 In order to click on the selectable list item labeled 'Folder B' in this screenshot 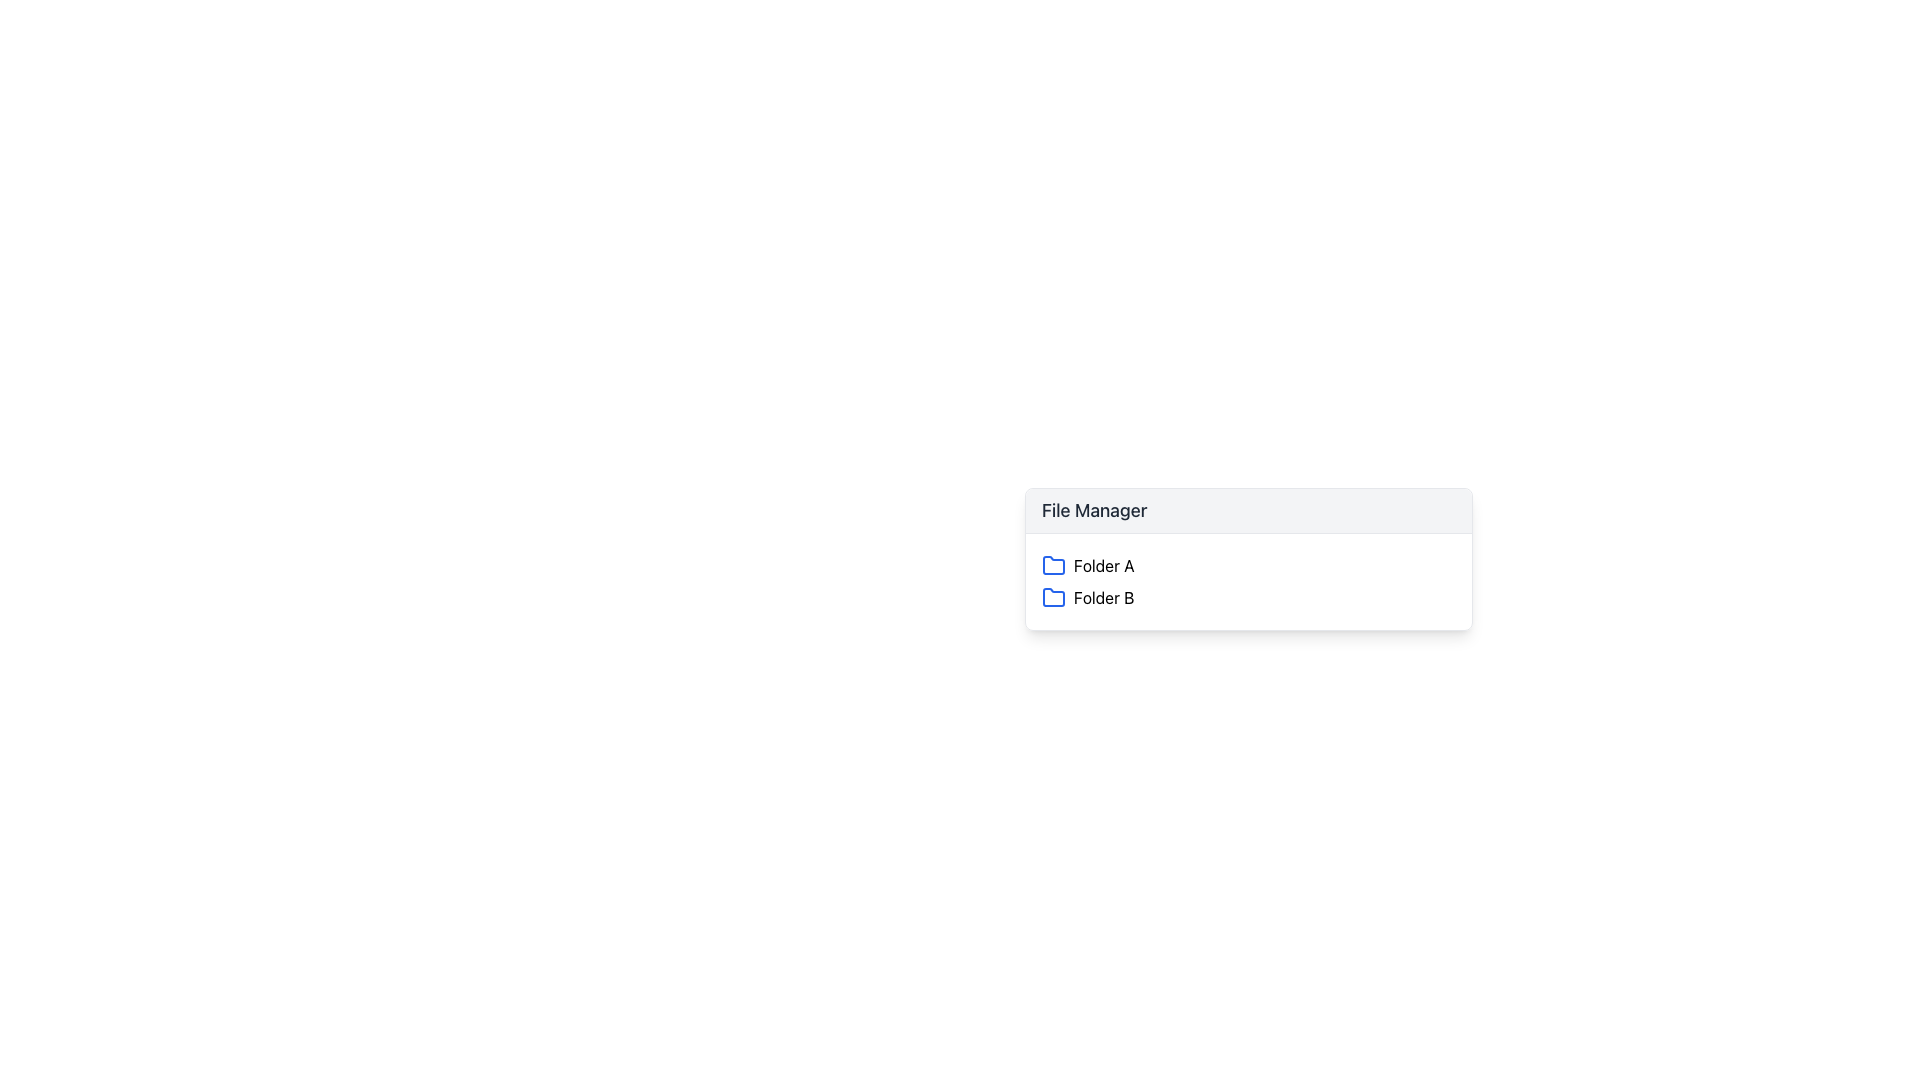, I will do `click(1247, 596)`.